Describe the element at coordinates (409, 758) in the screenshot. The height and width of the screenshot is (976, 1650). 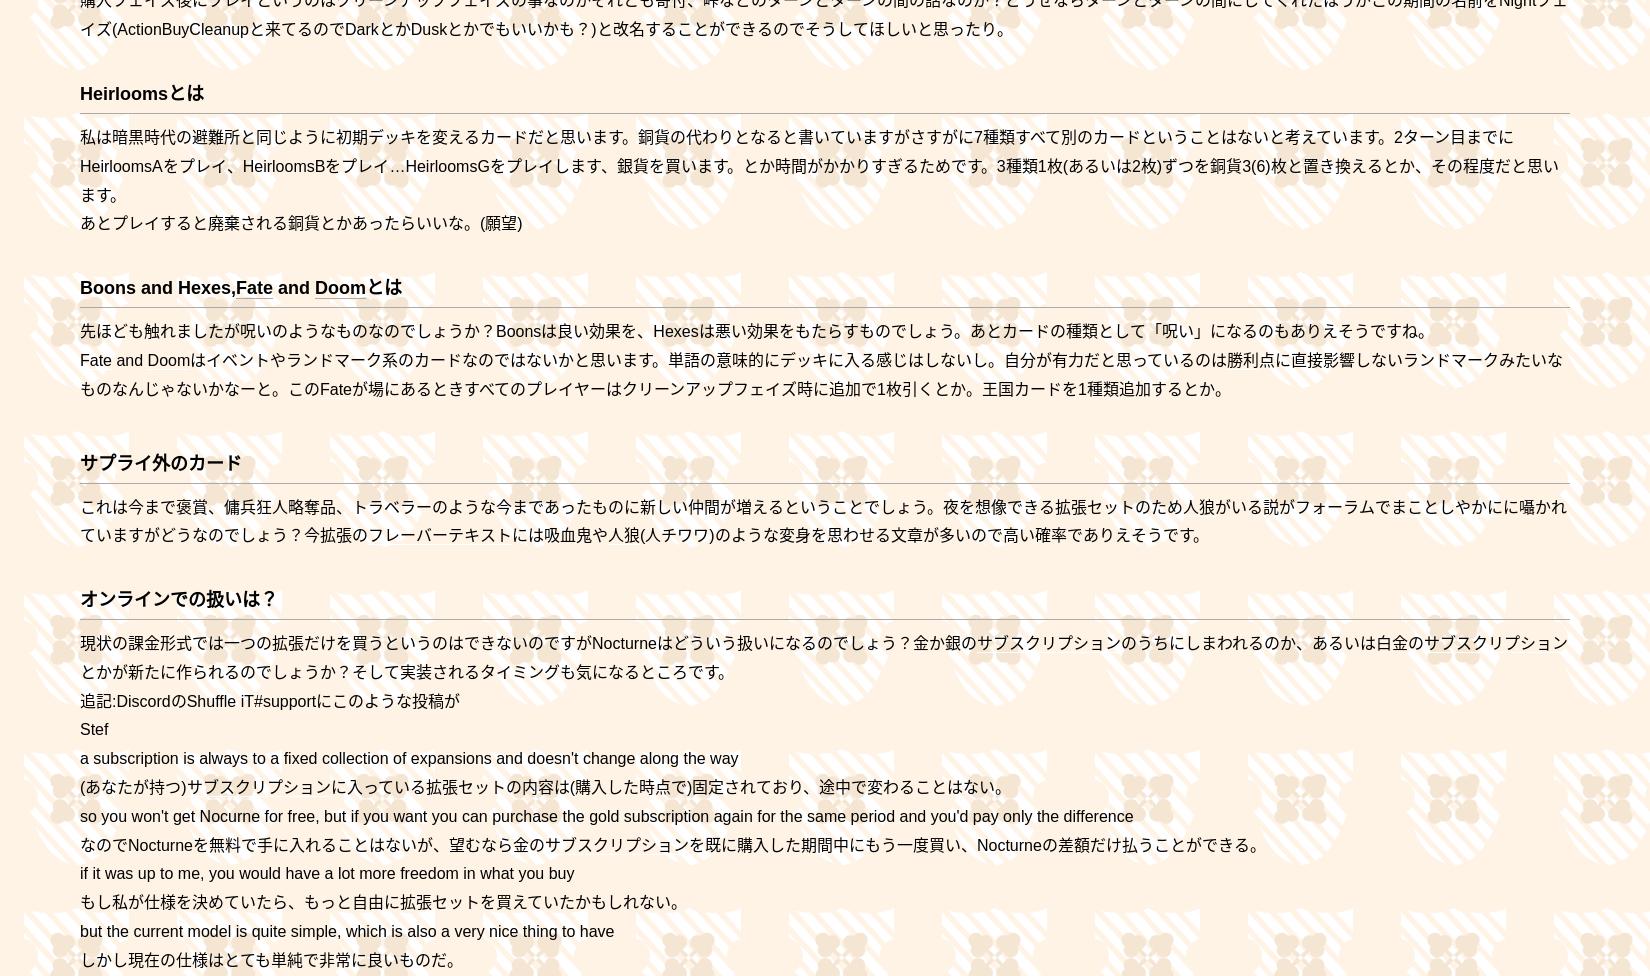
I see `'a subscription is always to a fixed collection of expansions  and doesn't change along the way'` at that location.